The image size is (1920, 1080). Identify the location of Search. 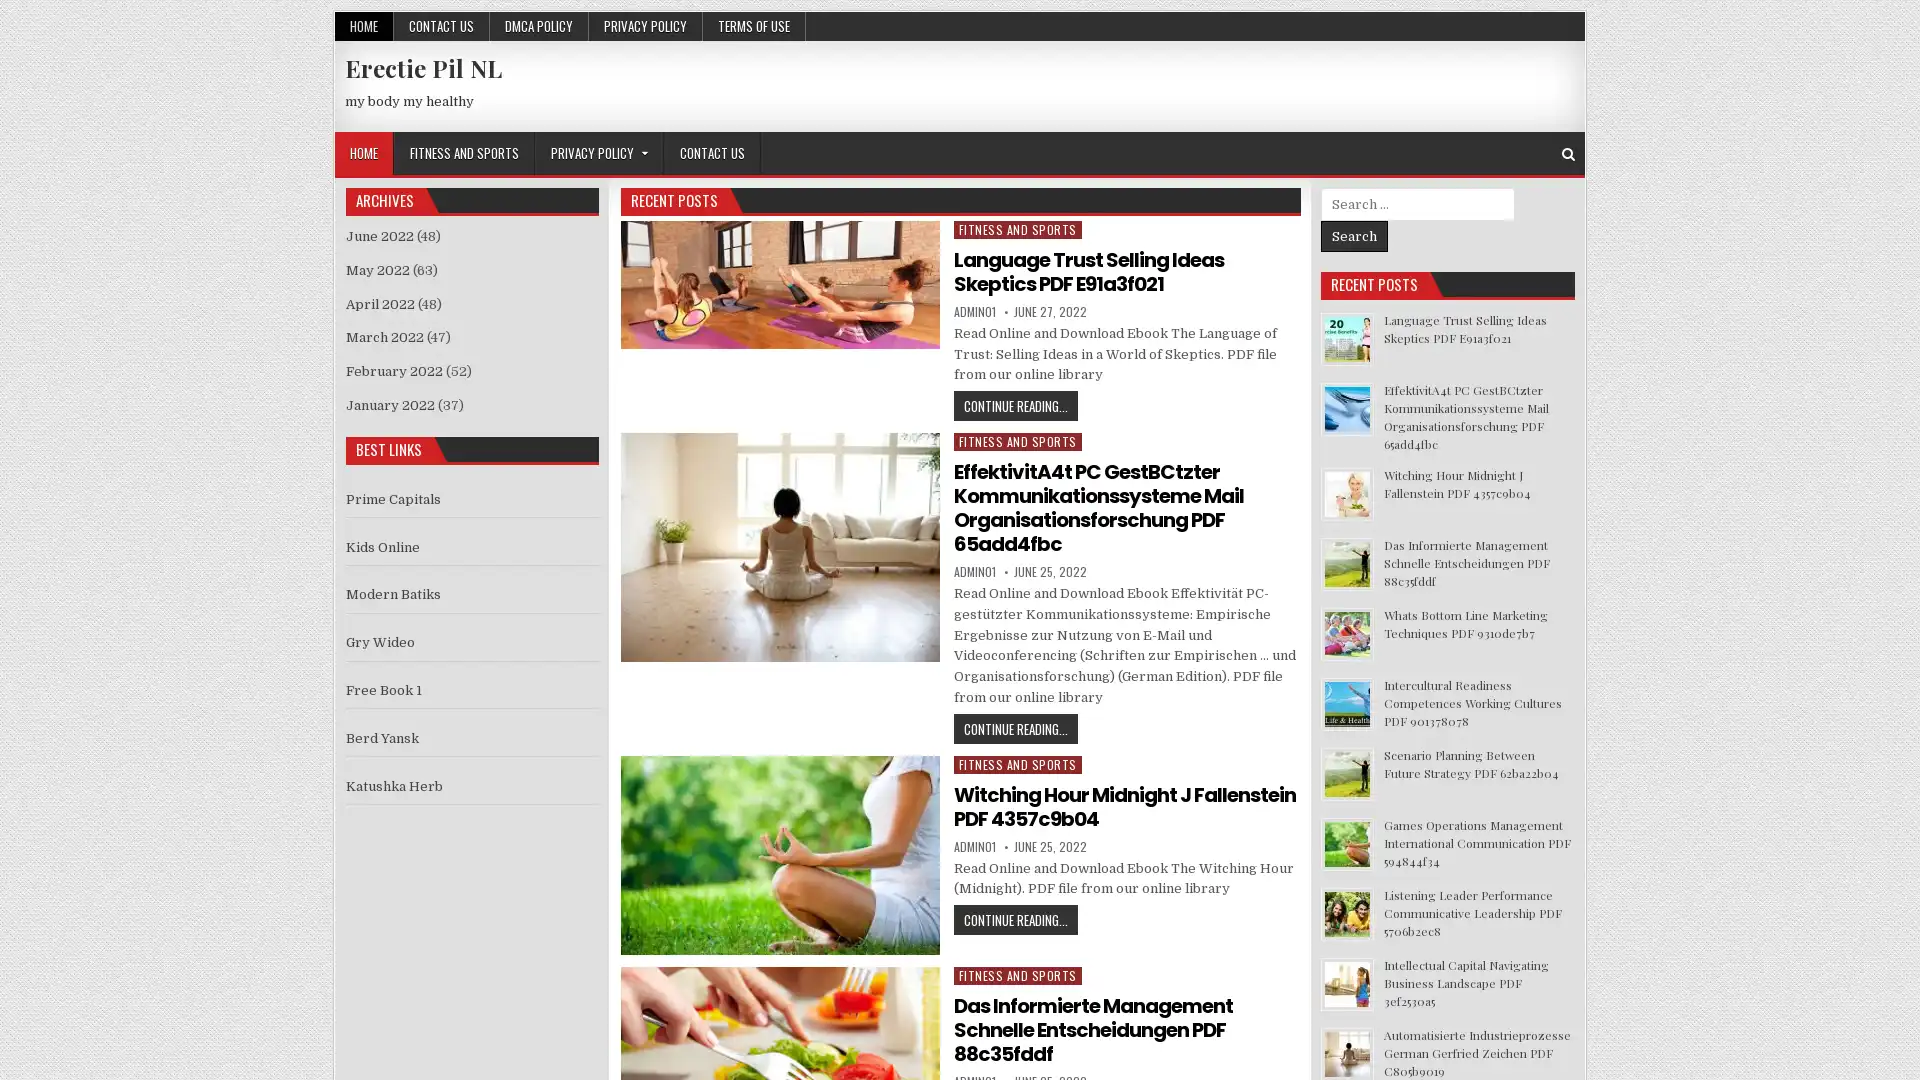
(1354, 235).